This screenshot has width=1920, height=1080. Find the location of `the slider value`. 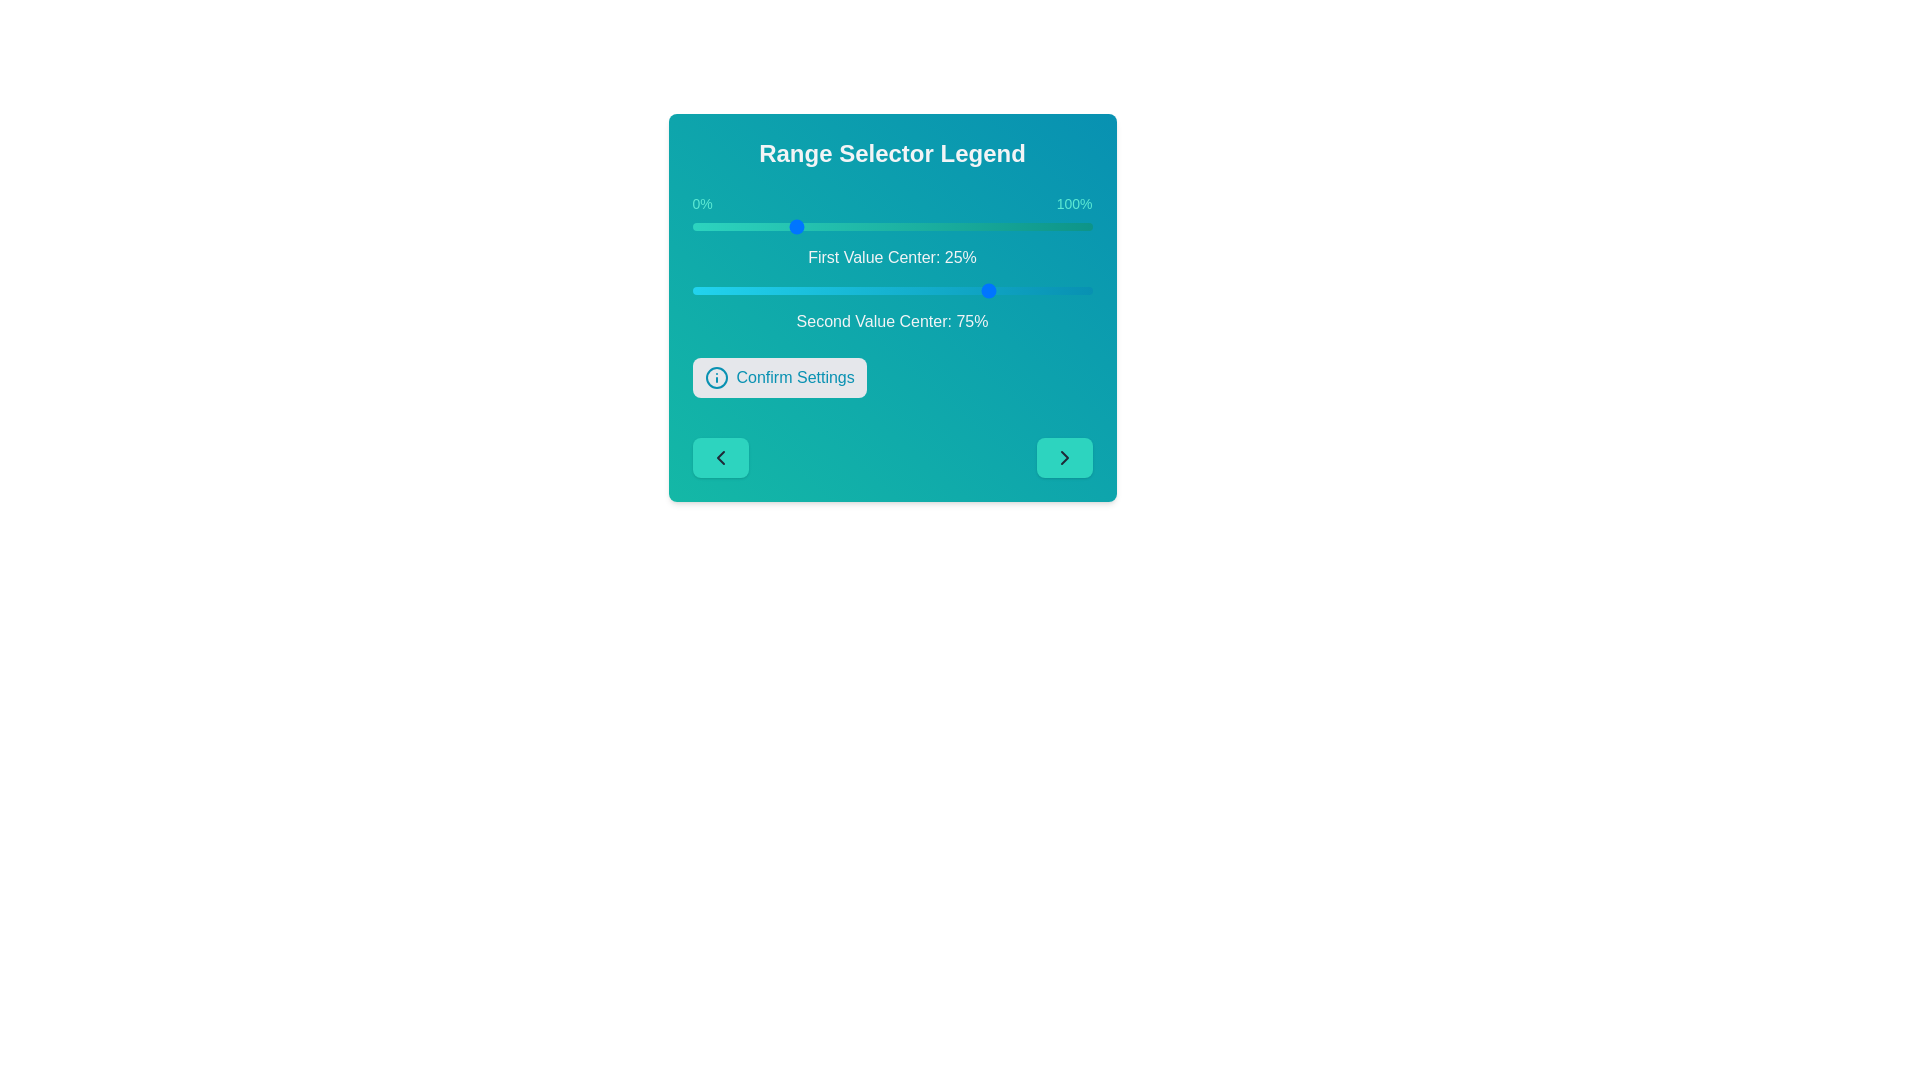

the slider value is located at coordinates (743, 226).